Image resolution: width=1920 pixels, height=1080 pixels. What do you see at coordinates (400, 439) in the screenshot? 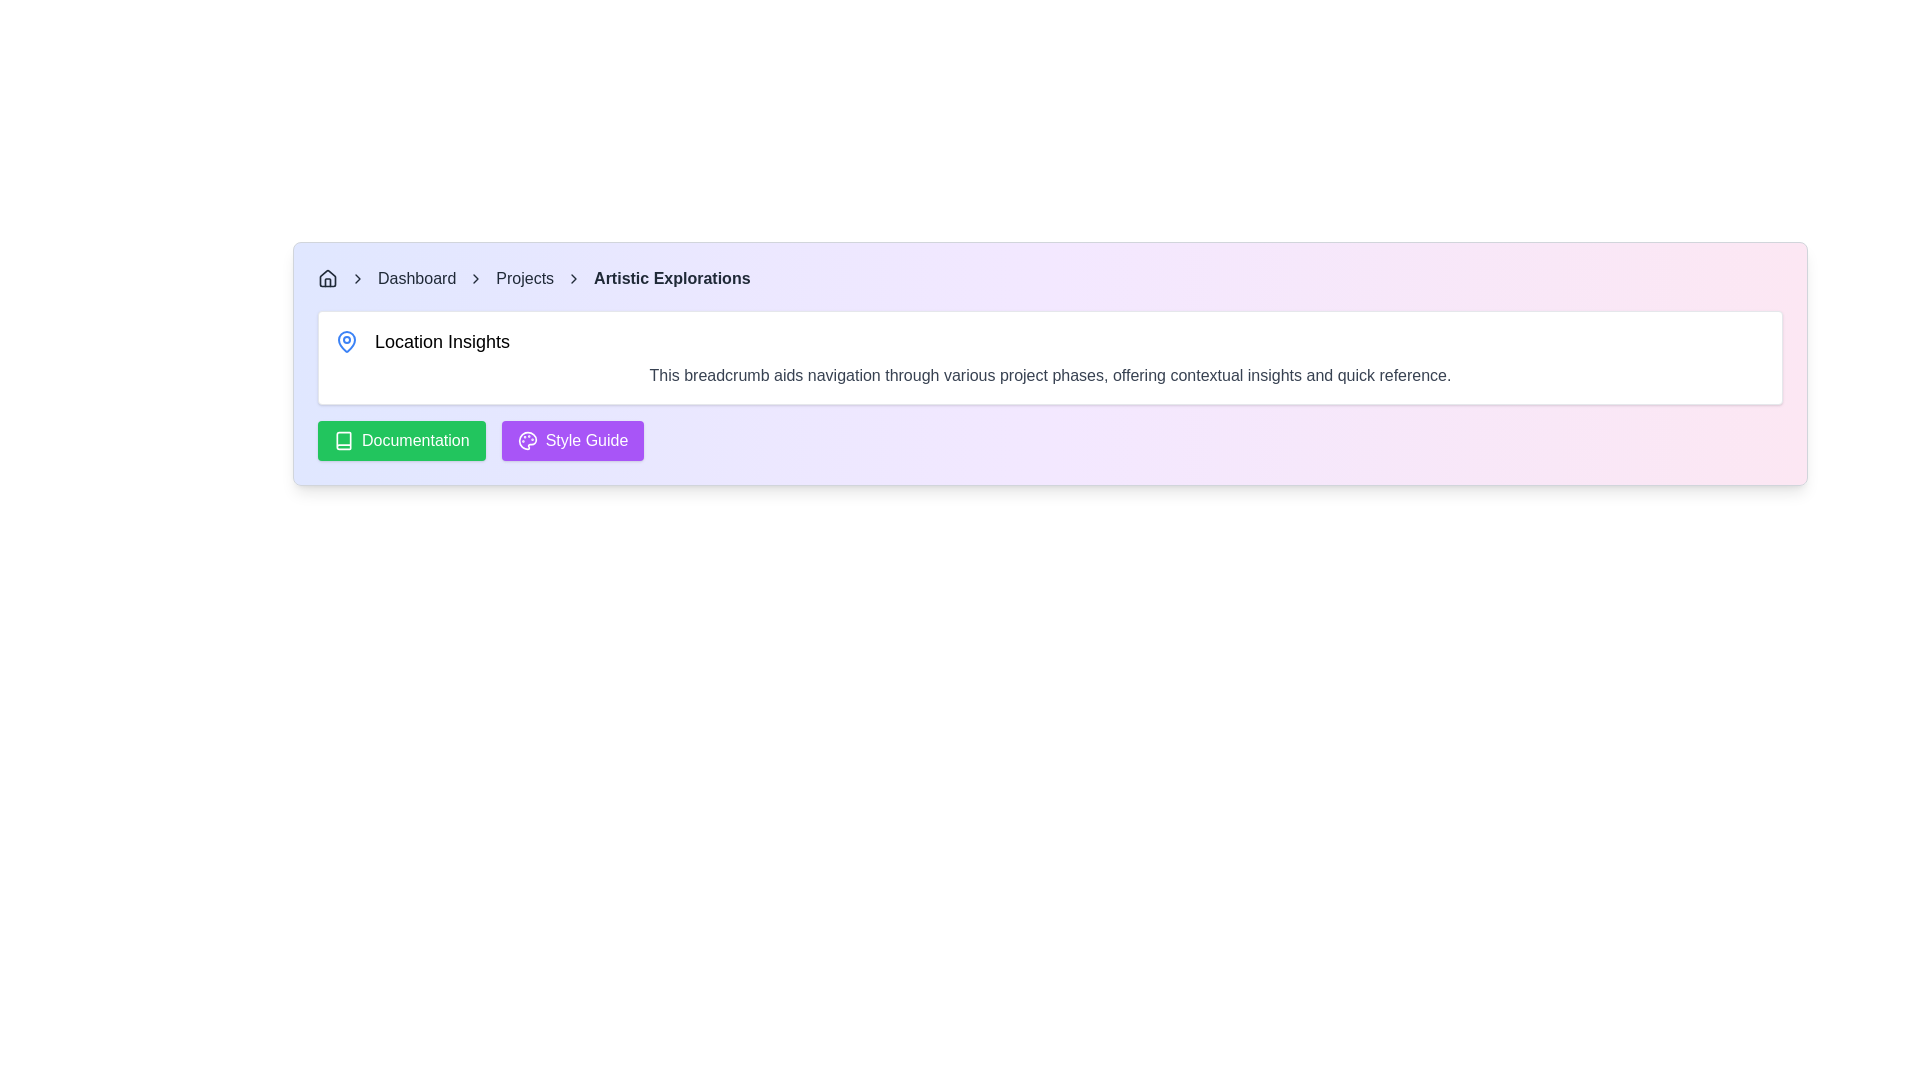
I see `the green 'Documentation' button with an open book icon for focus effect` at bounding box center [400, 439].